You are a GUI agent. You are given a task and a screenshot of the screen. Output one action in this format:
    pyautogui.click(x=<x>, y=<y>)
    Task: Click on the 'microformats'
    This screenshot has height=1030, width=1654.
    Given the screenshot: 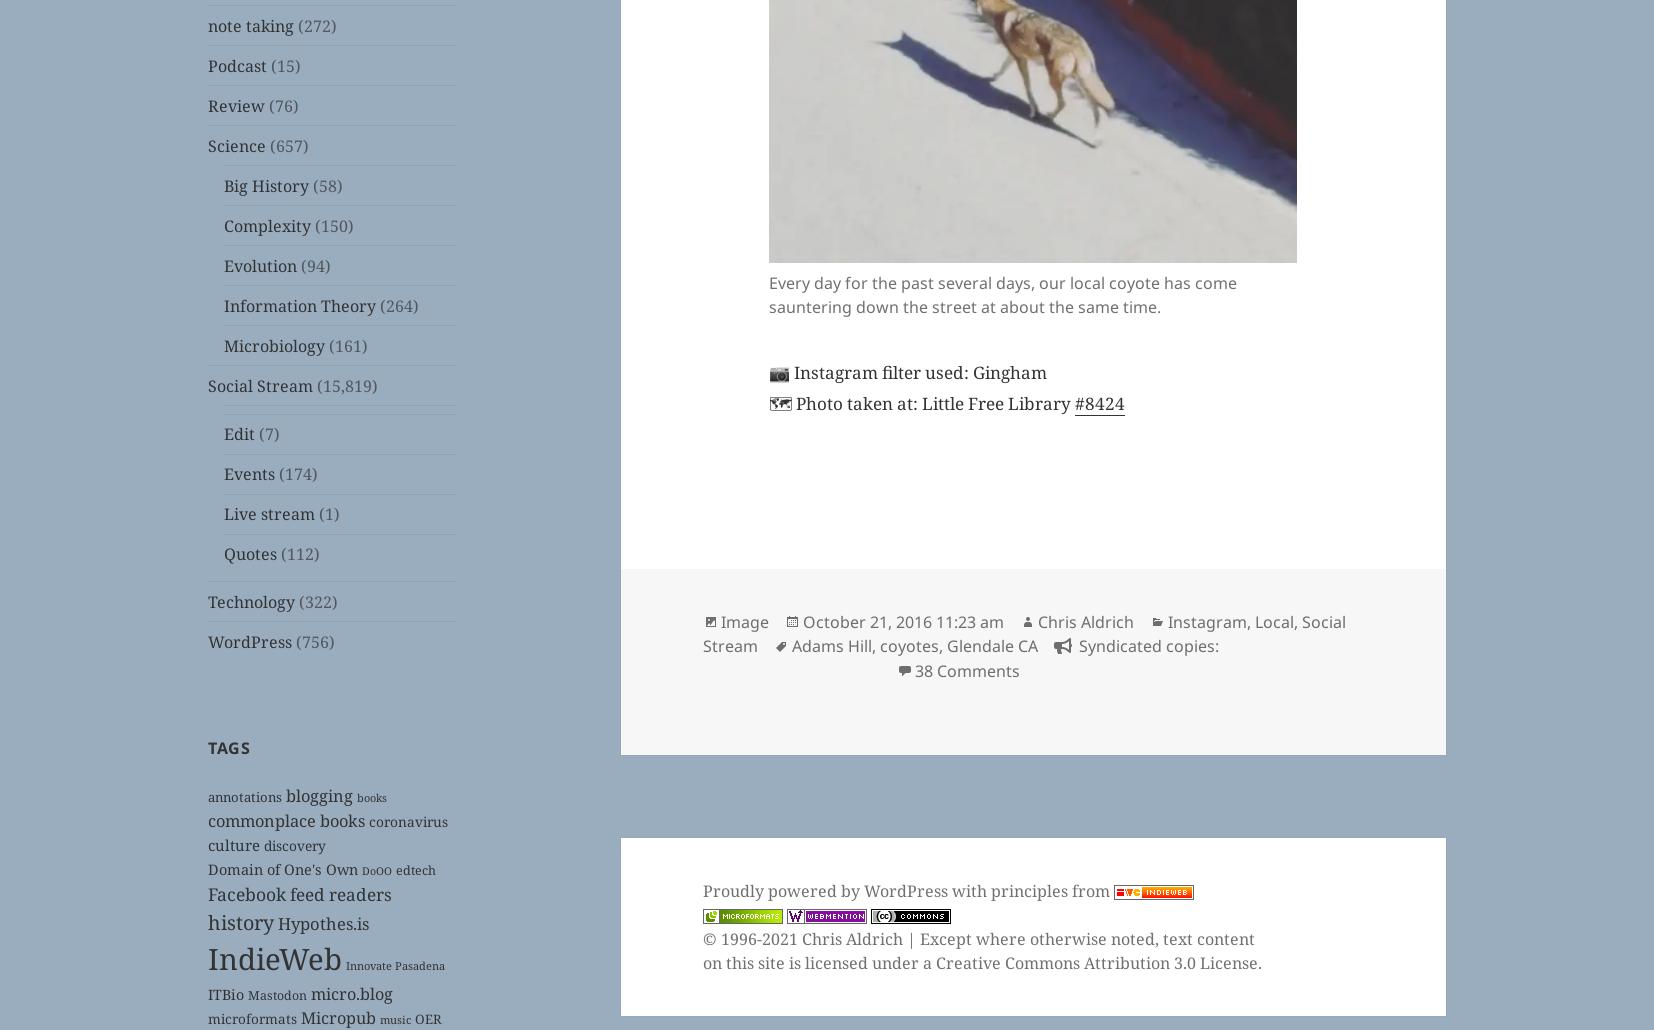 What is the action you would take?
    pyautogui.click(x=251, y=1016)
    